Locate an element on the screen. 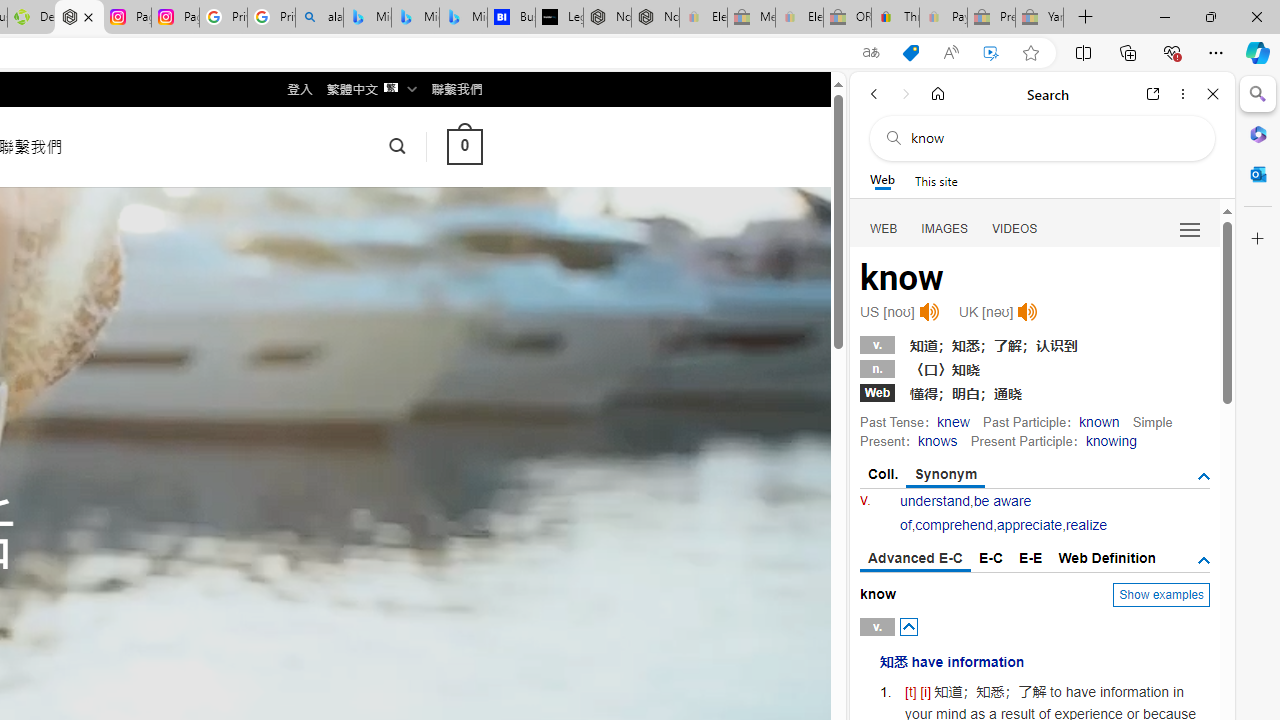  ' 0 ' is located at coordinates (463, 145).